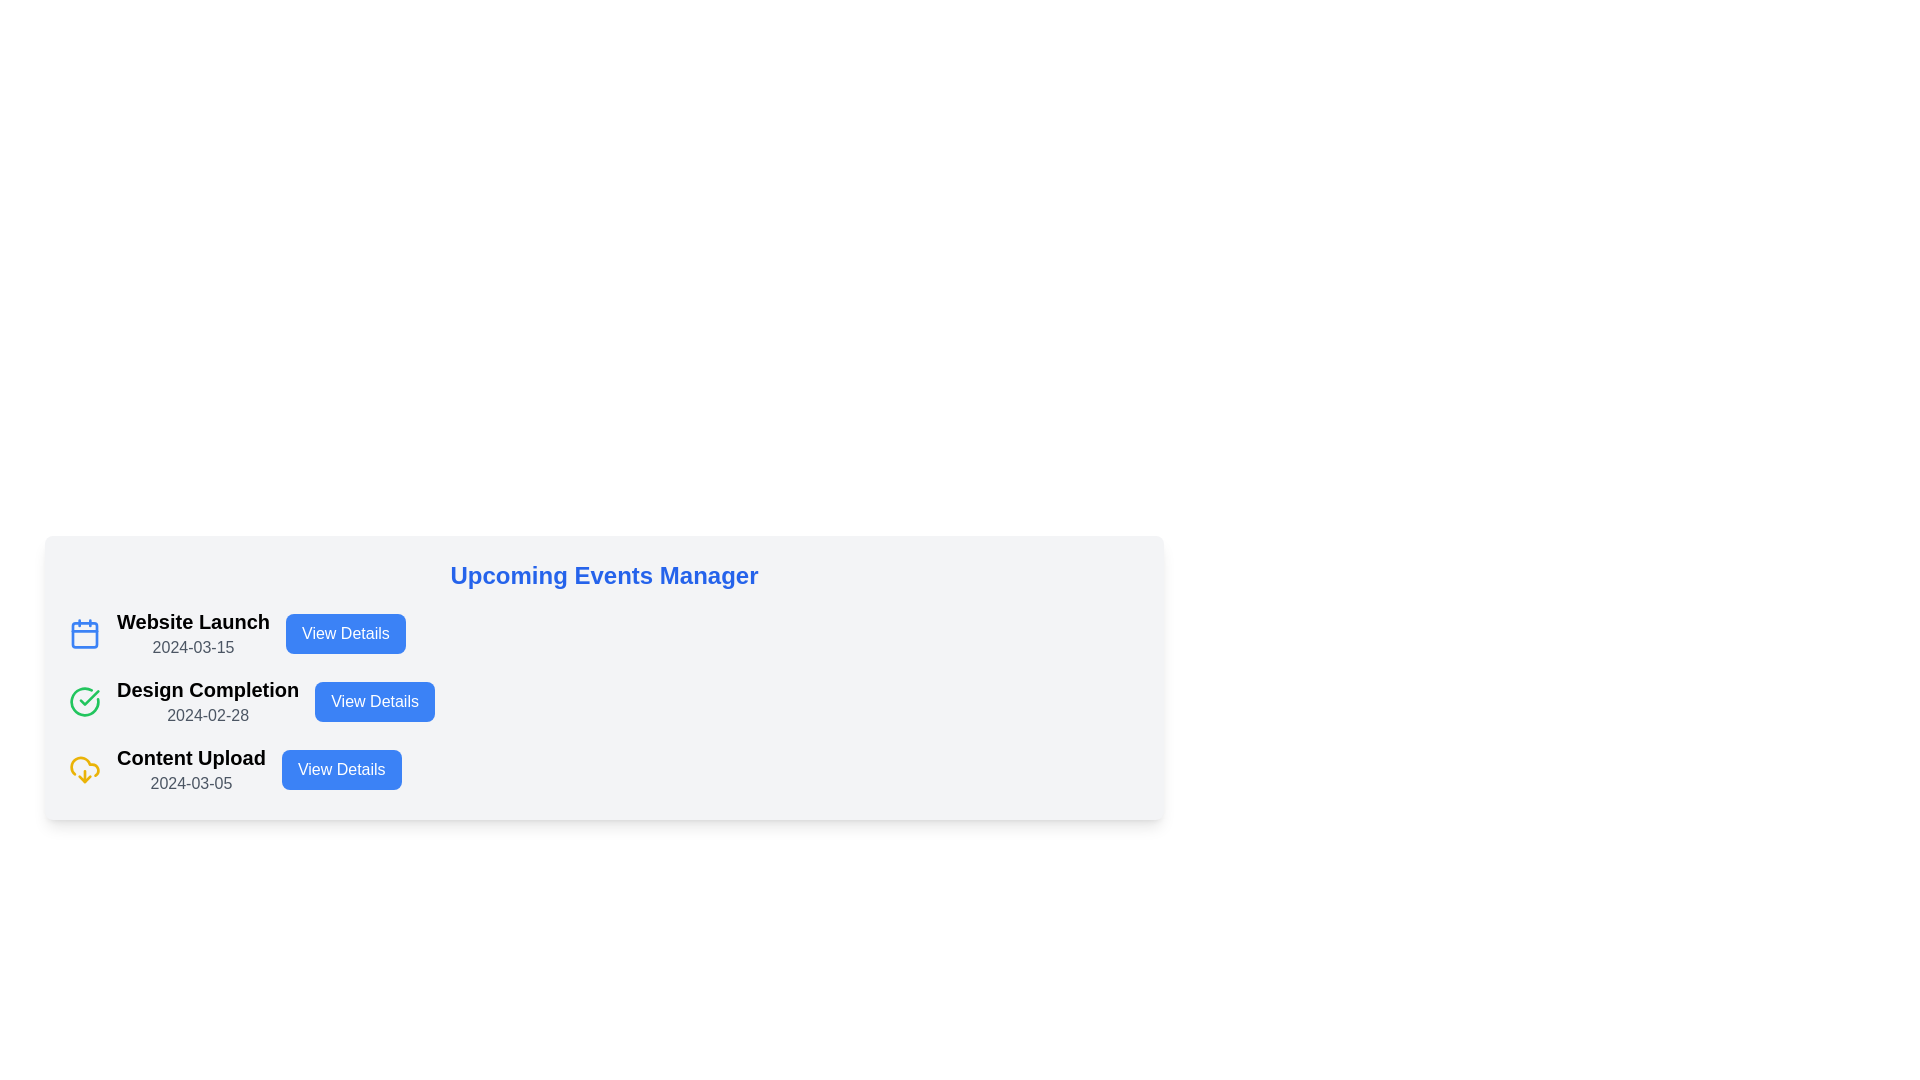 The width and height of the screenshot is (1920, 1080). I want to click on the green checkmark icon located to the left of the 'Design Completion' text in the event details list, so click(88, 697).